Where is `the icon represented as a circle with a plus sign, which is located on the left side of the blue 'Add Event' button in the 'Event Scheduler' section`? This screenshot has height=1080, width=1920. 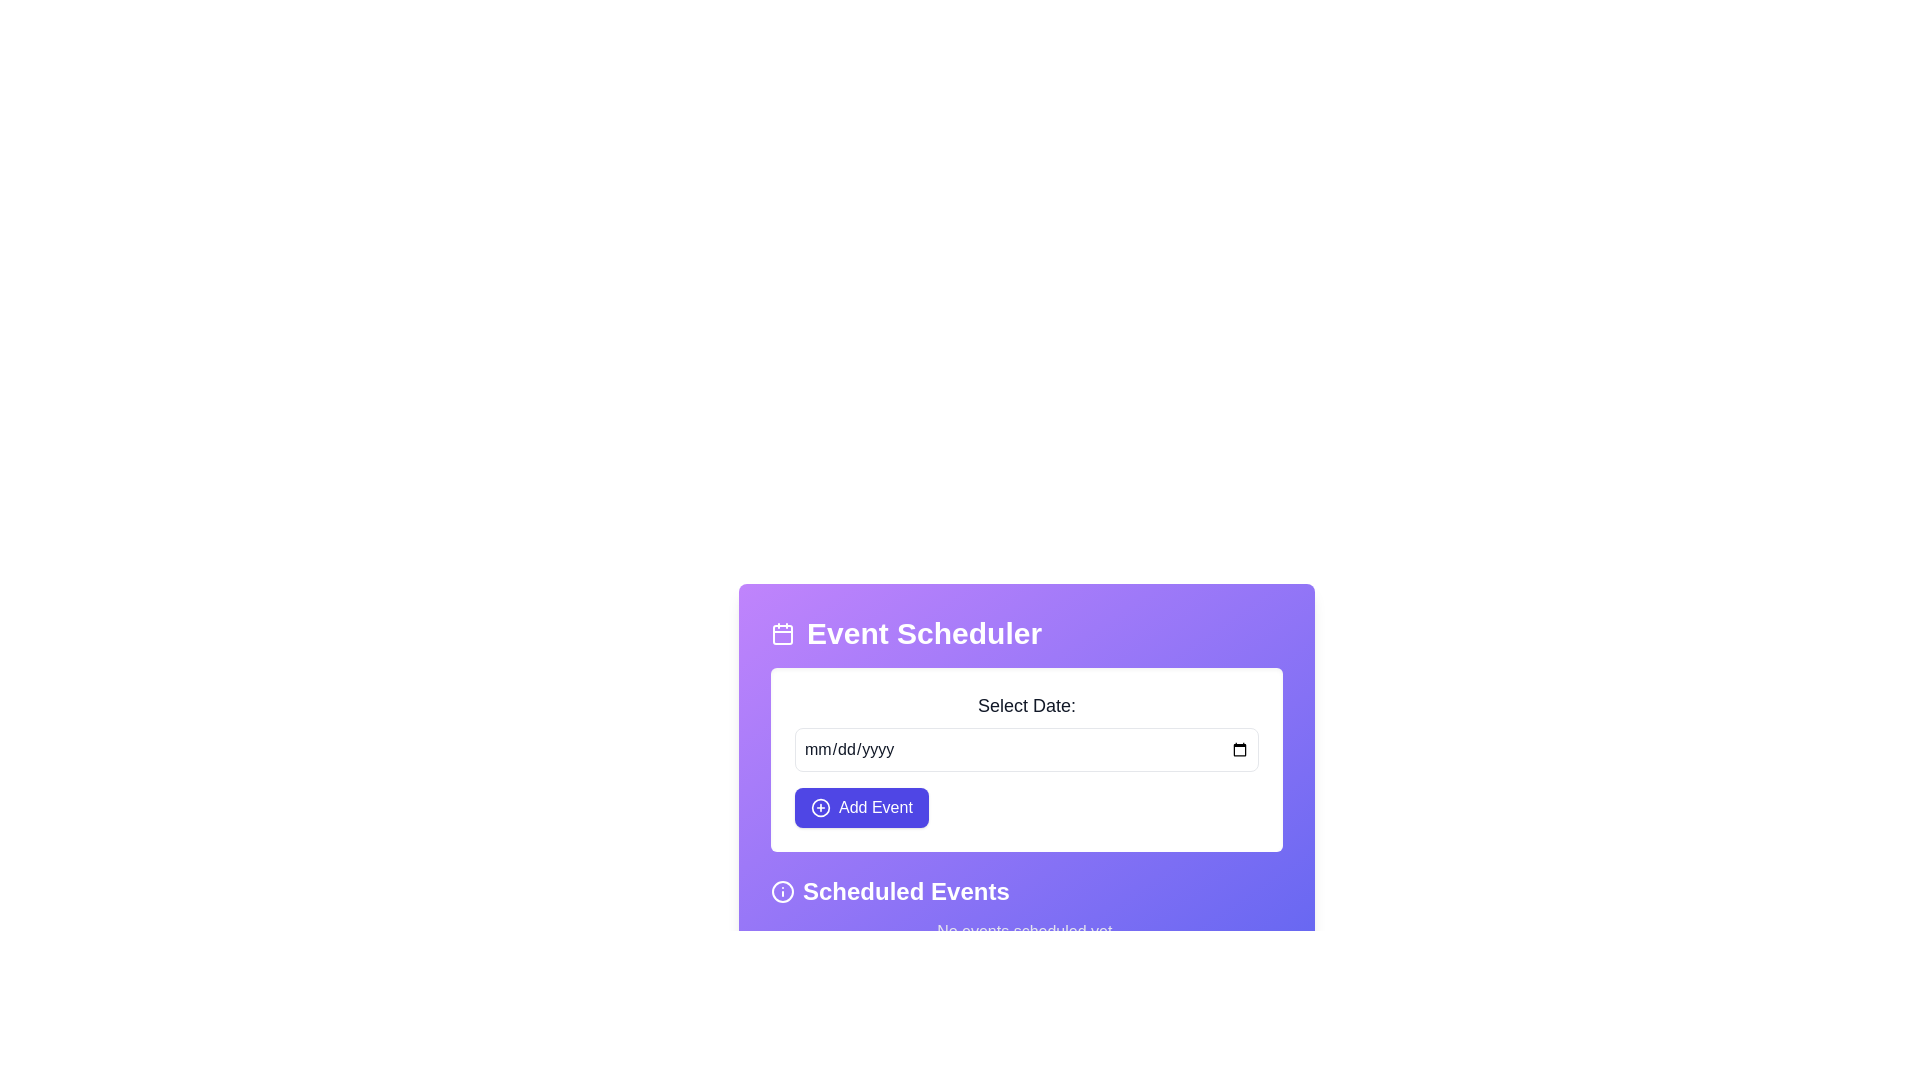 the icon represented as a circle with a plus sign, which is located on the left side of the blue 'Add Event' button in the 'Event Scheduler' section is located at coordinates (820, 806).